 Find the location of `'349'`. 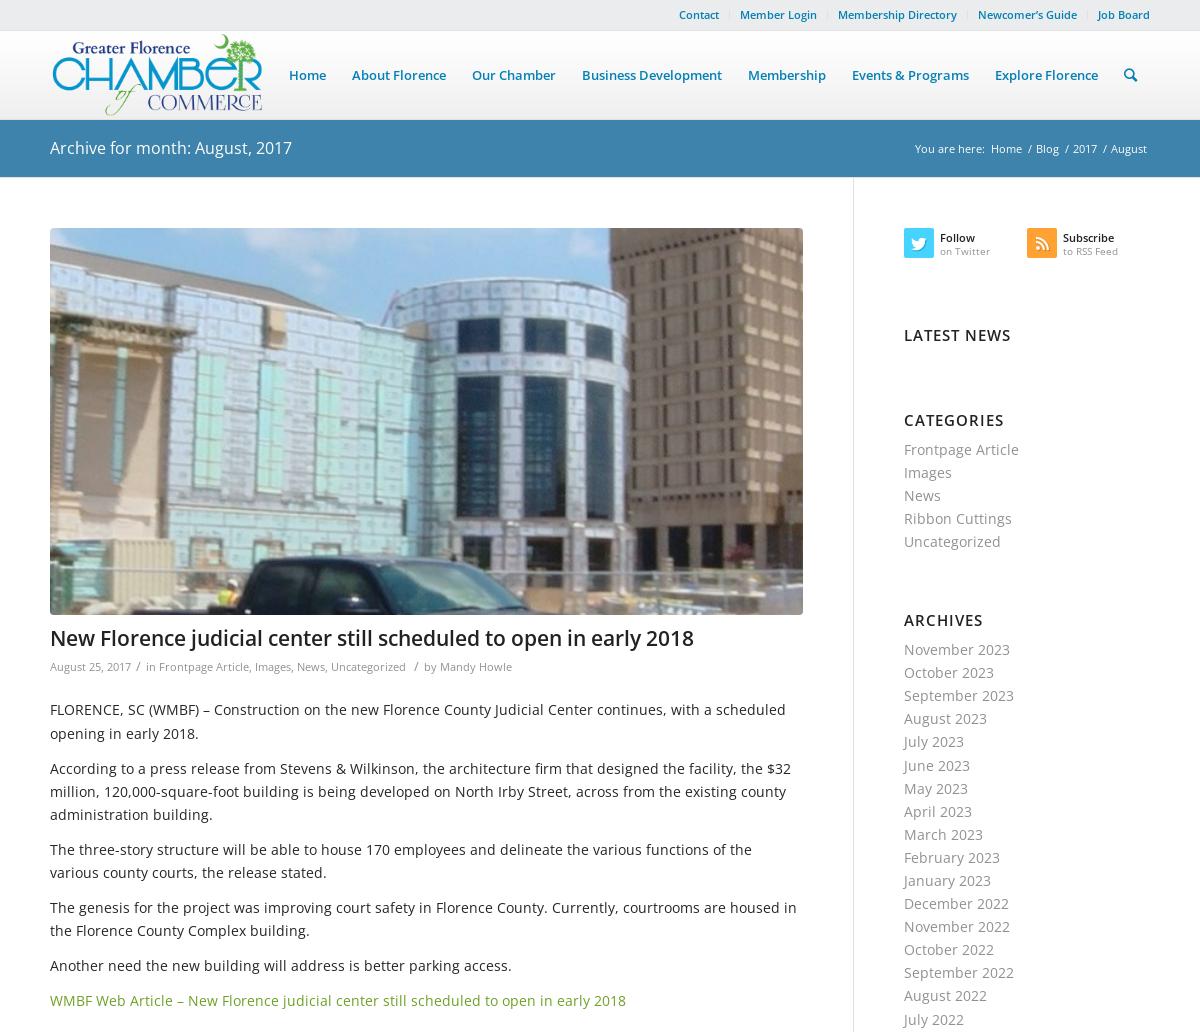

'349' is located at coordinates (524, 237).